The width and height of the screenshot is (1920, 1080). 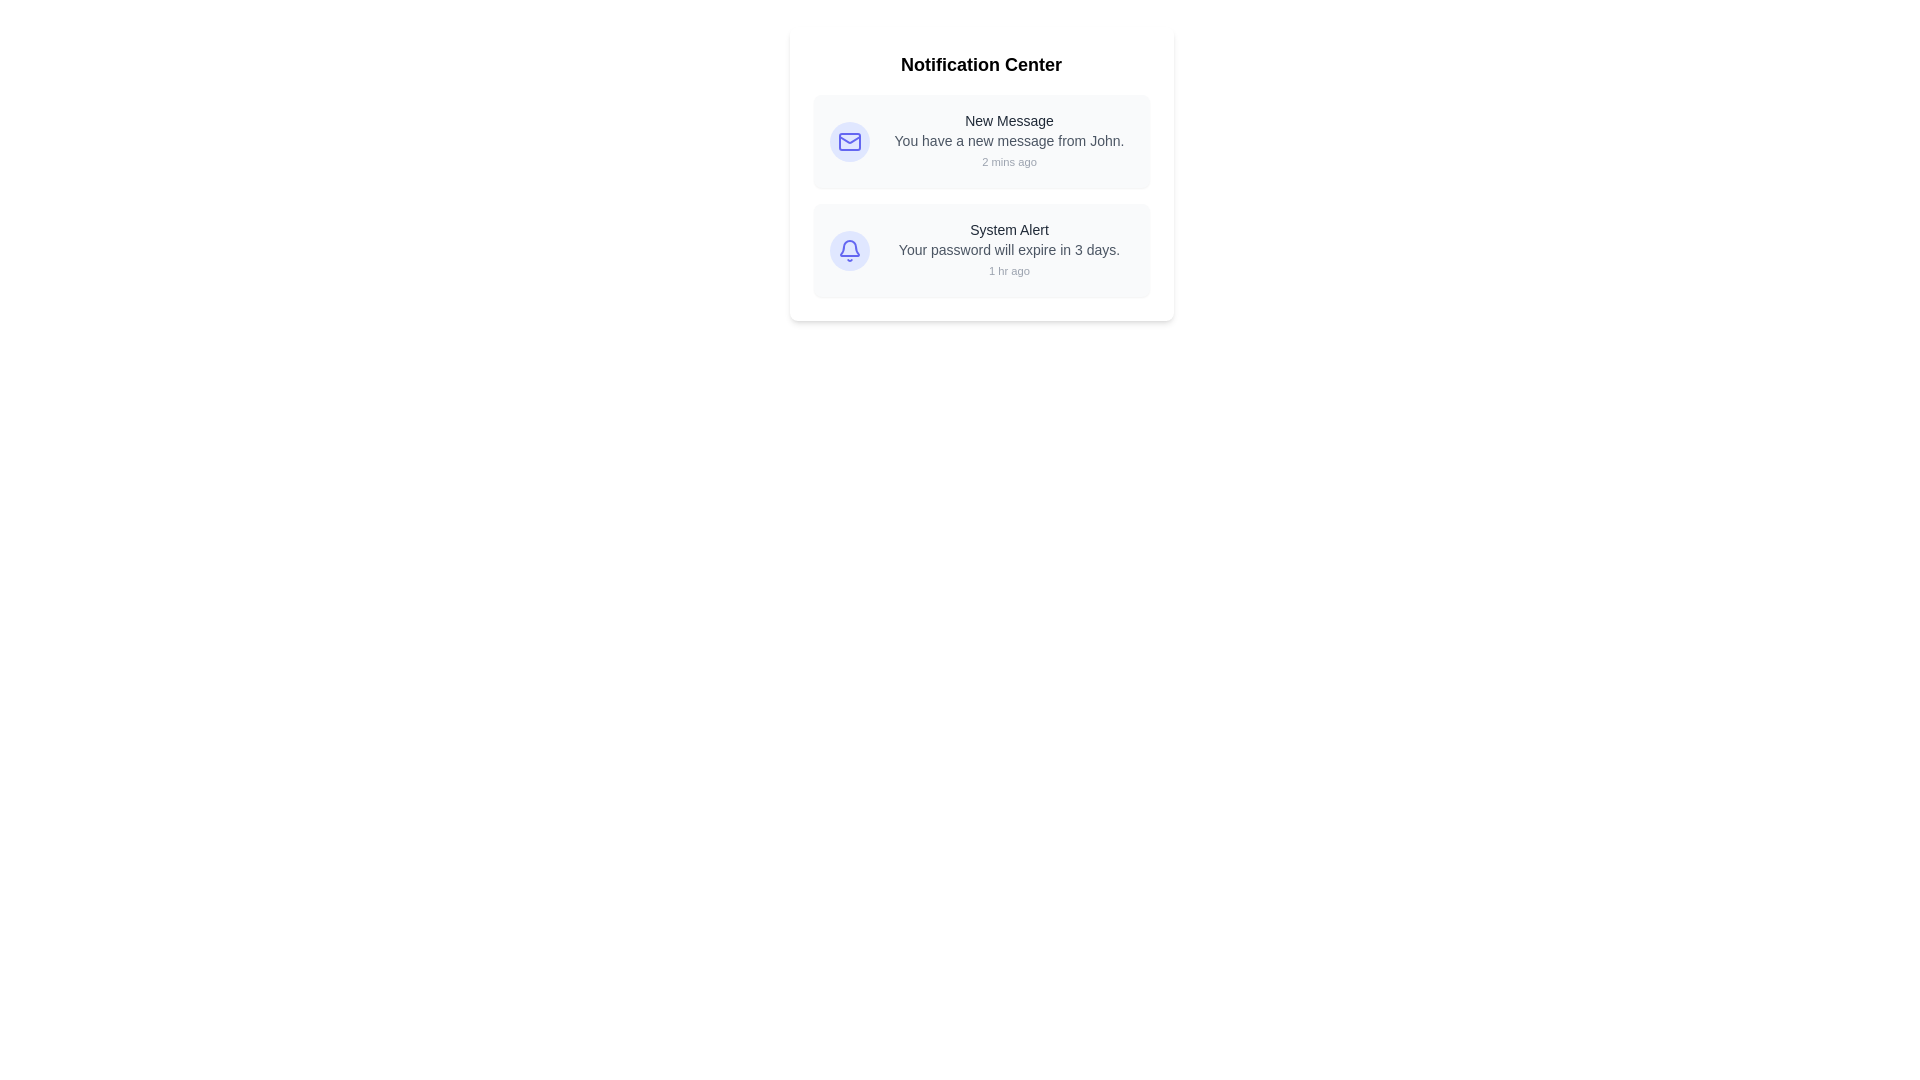 I want to click on text displayed in the bold, large-sized text label saying 'Notification Center', positioned at the top of the notification list interface, so click(x=981, y=64).